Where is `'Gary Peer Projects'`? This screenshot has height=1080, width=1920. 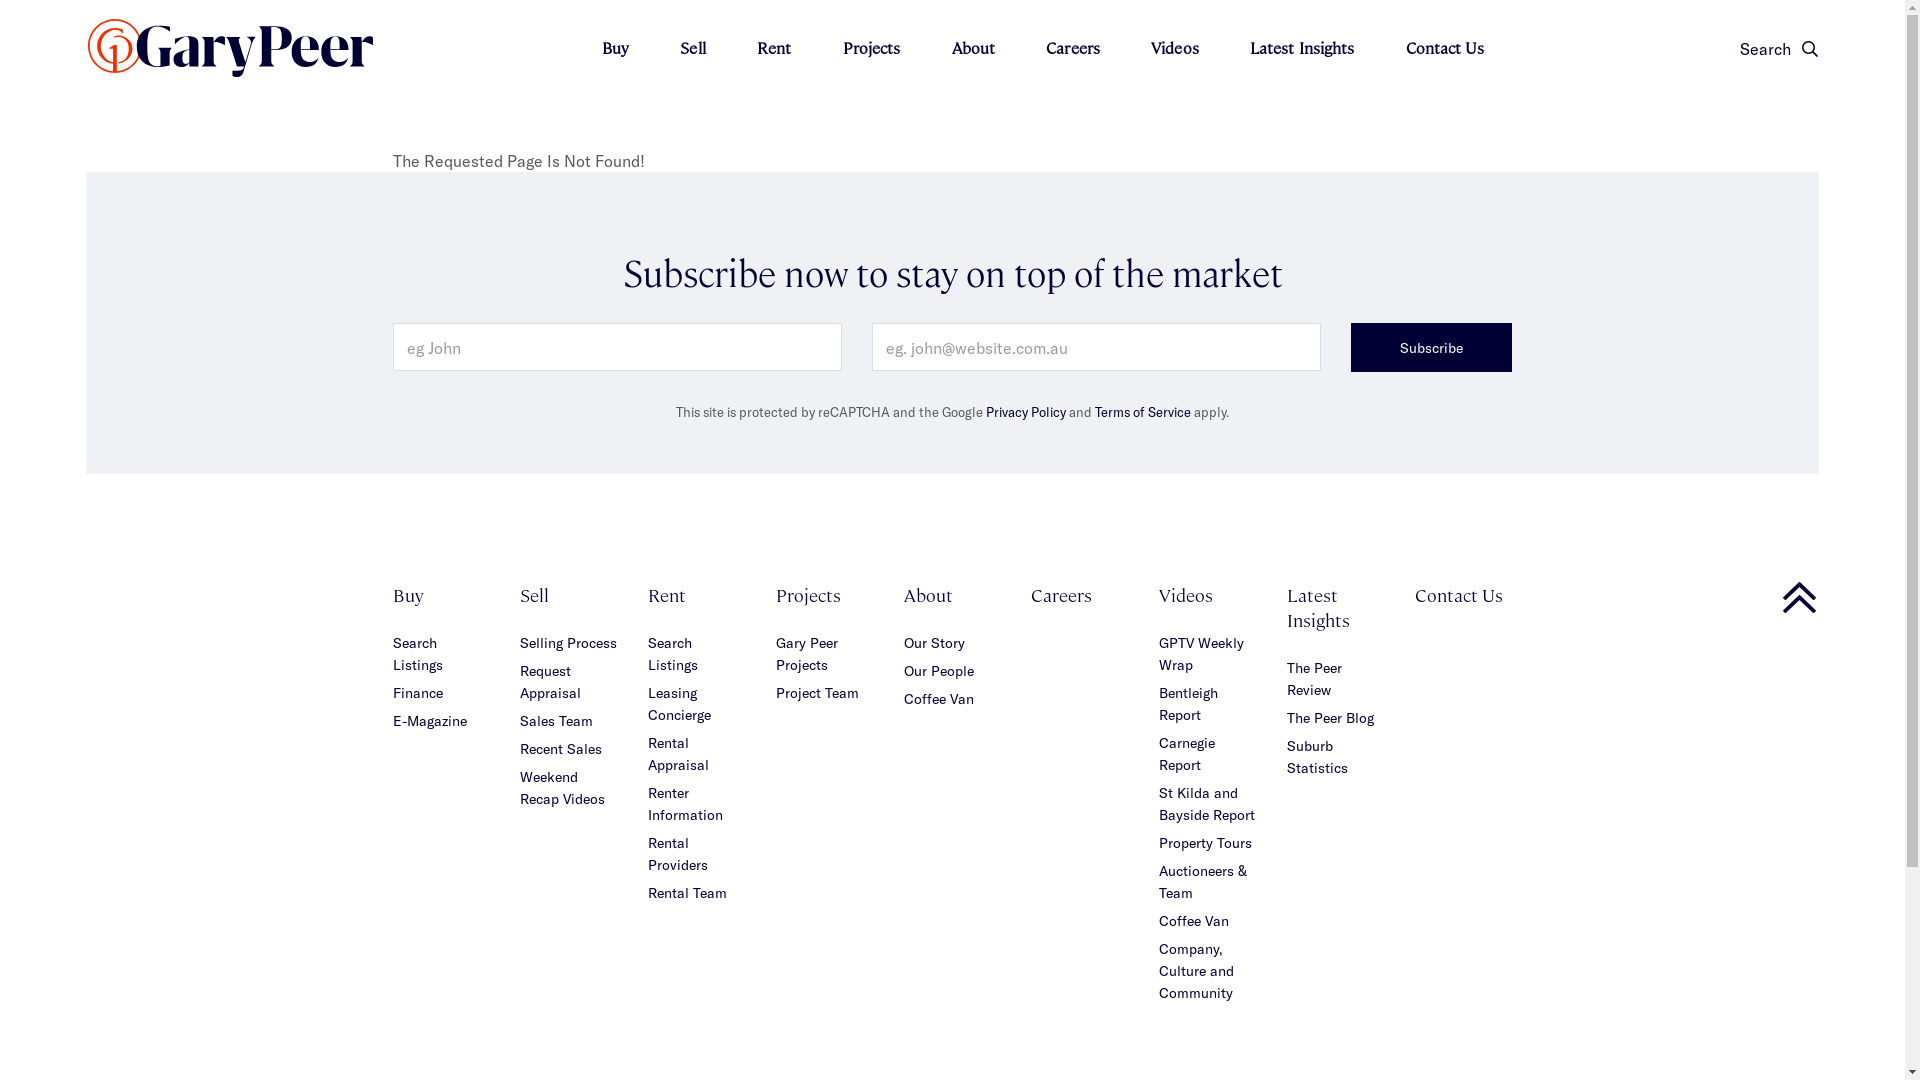
'Gary Peer Projects' is located at coordinates (806, 653).